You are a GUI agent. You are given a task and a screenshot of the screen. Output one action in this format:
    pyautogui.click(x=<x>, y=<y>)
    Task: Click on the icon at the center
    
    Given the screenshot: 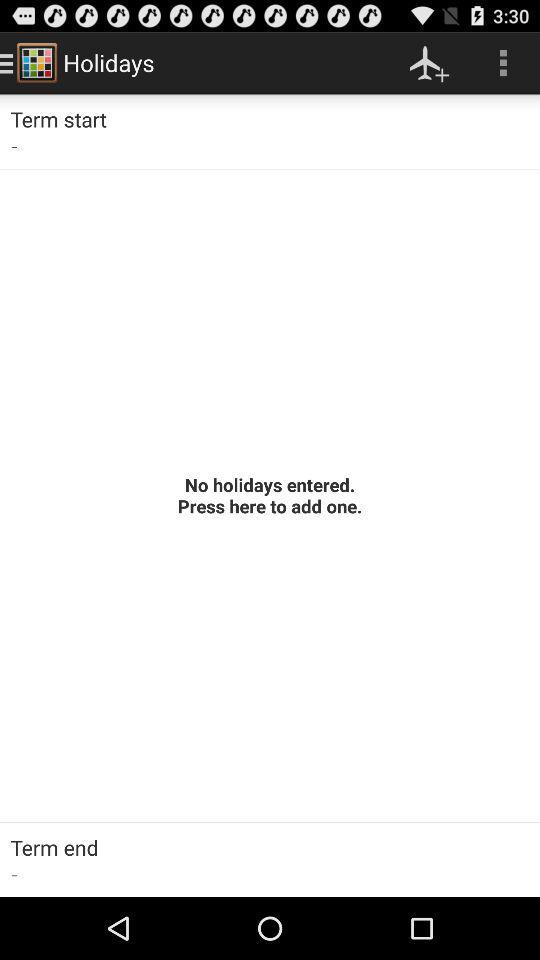 What is the action you would take?
    pyautogui.click(x=270, y=494)
    